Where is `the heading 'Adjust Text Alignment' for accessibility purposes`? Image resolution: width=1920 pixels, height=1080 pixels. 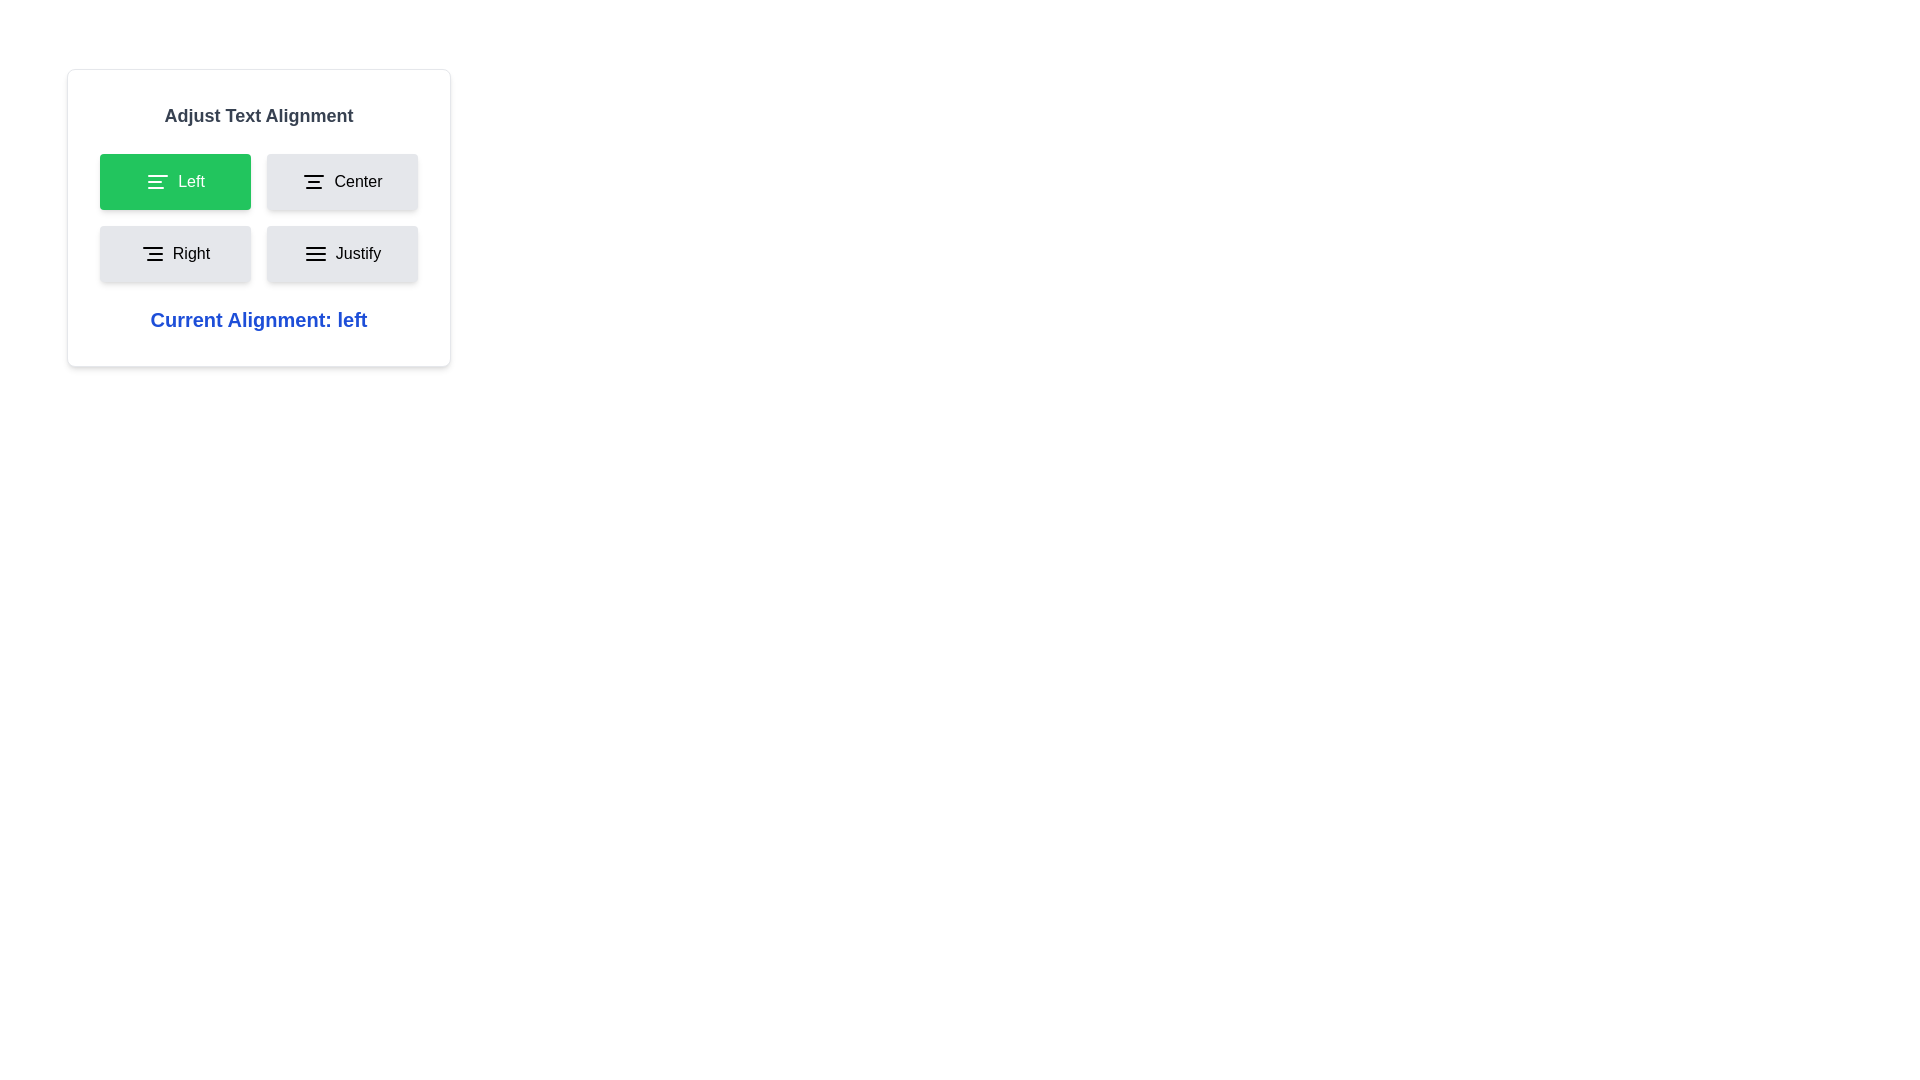 the heading 'Adjust Text Alignment' for accessibility purposes is located at coordinates (258, 115).